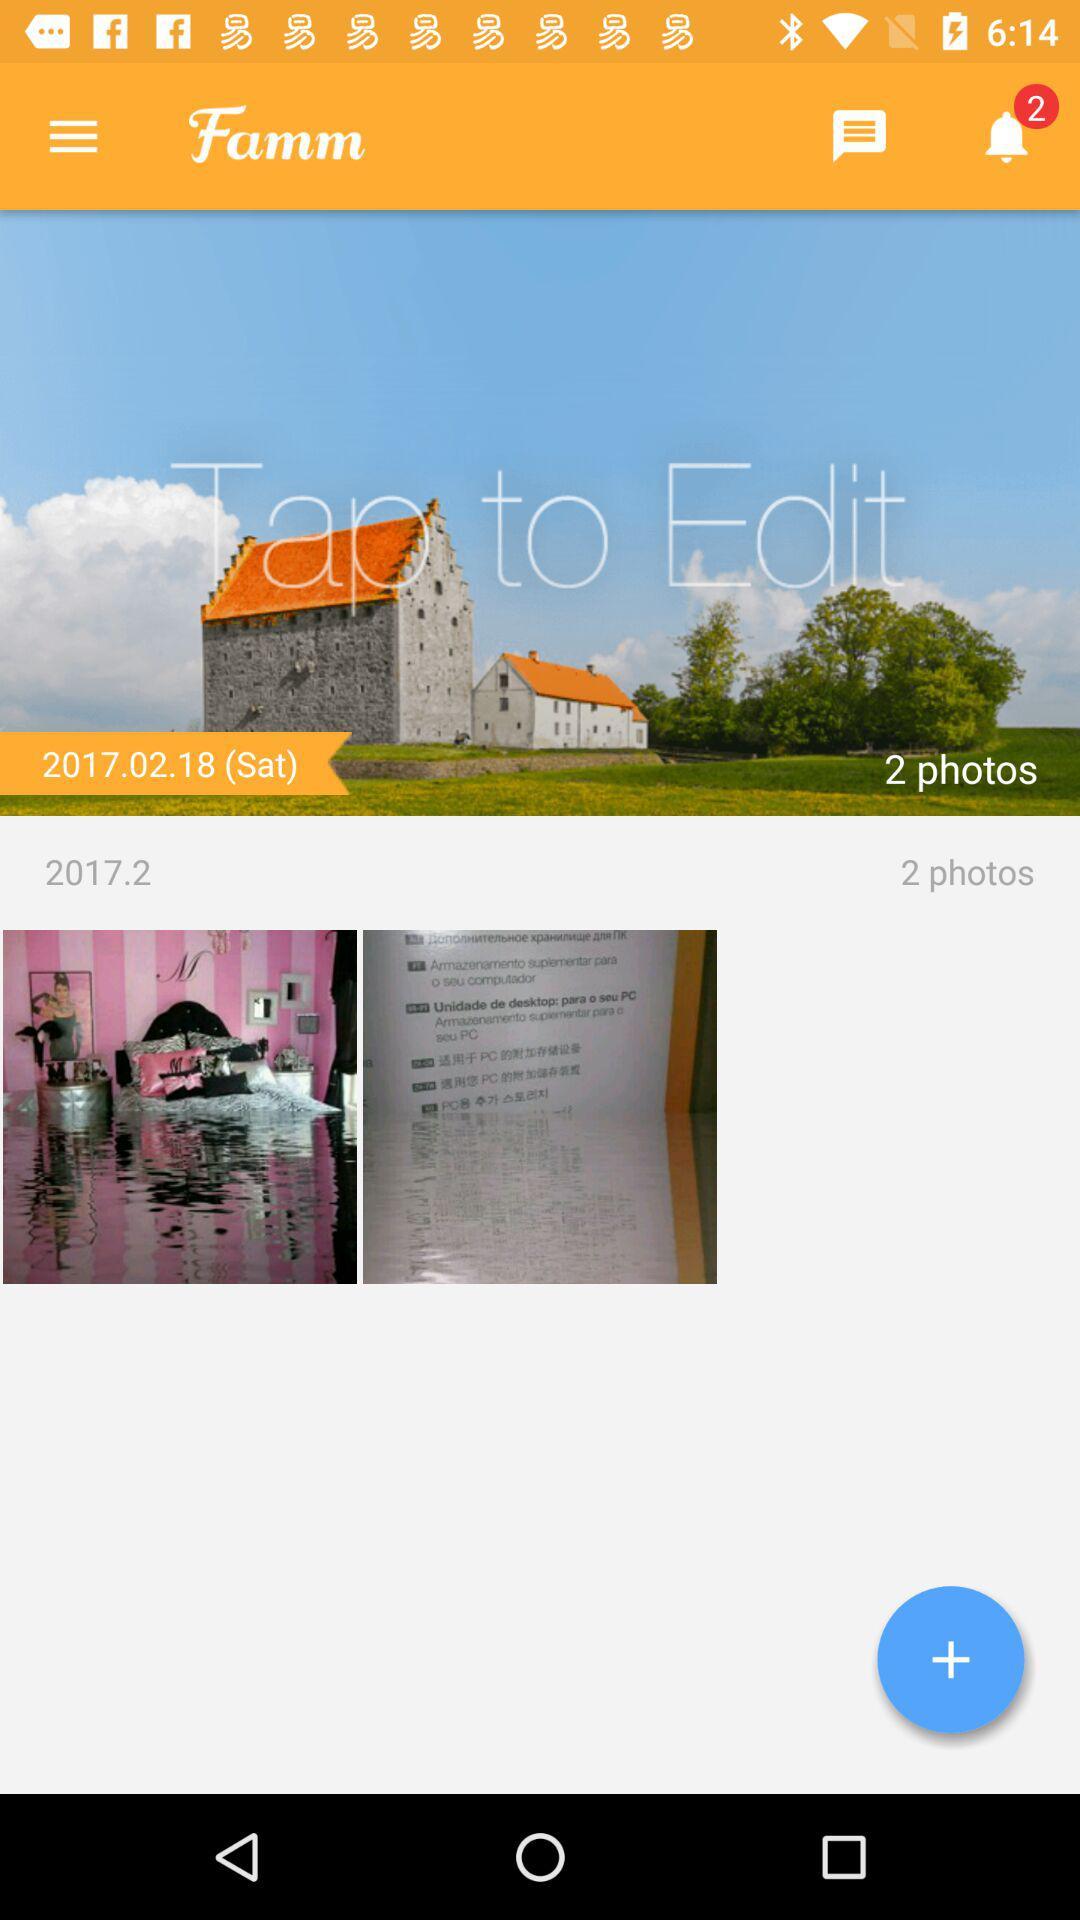  What do you see at coordinates (950, 1659) in the screenshot?
I see `more photos` at bounding box center [950, 1659].